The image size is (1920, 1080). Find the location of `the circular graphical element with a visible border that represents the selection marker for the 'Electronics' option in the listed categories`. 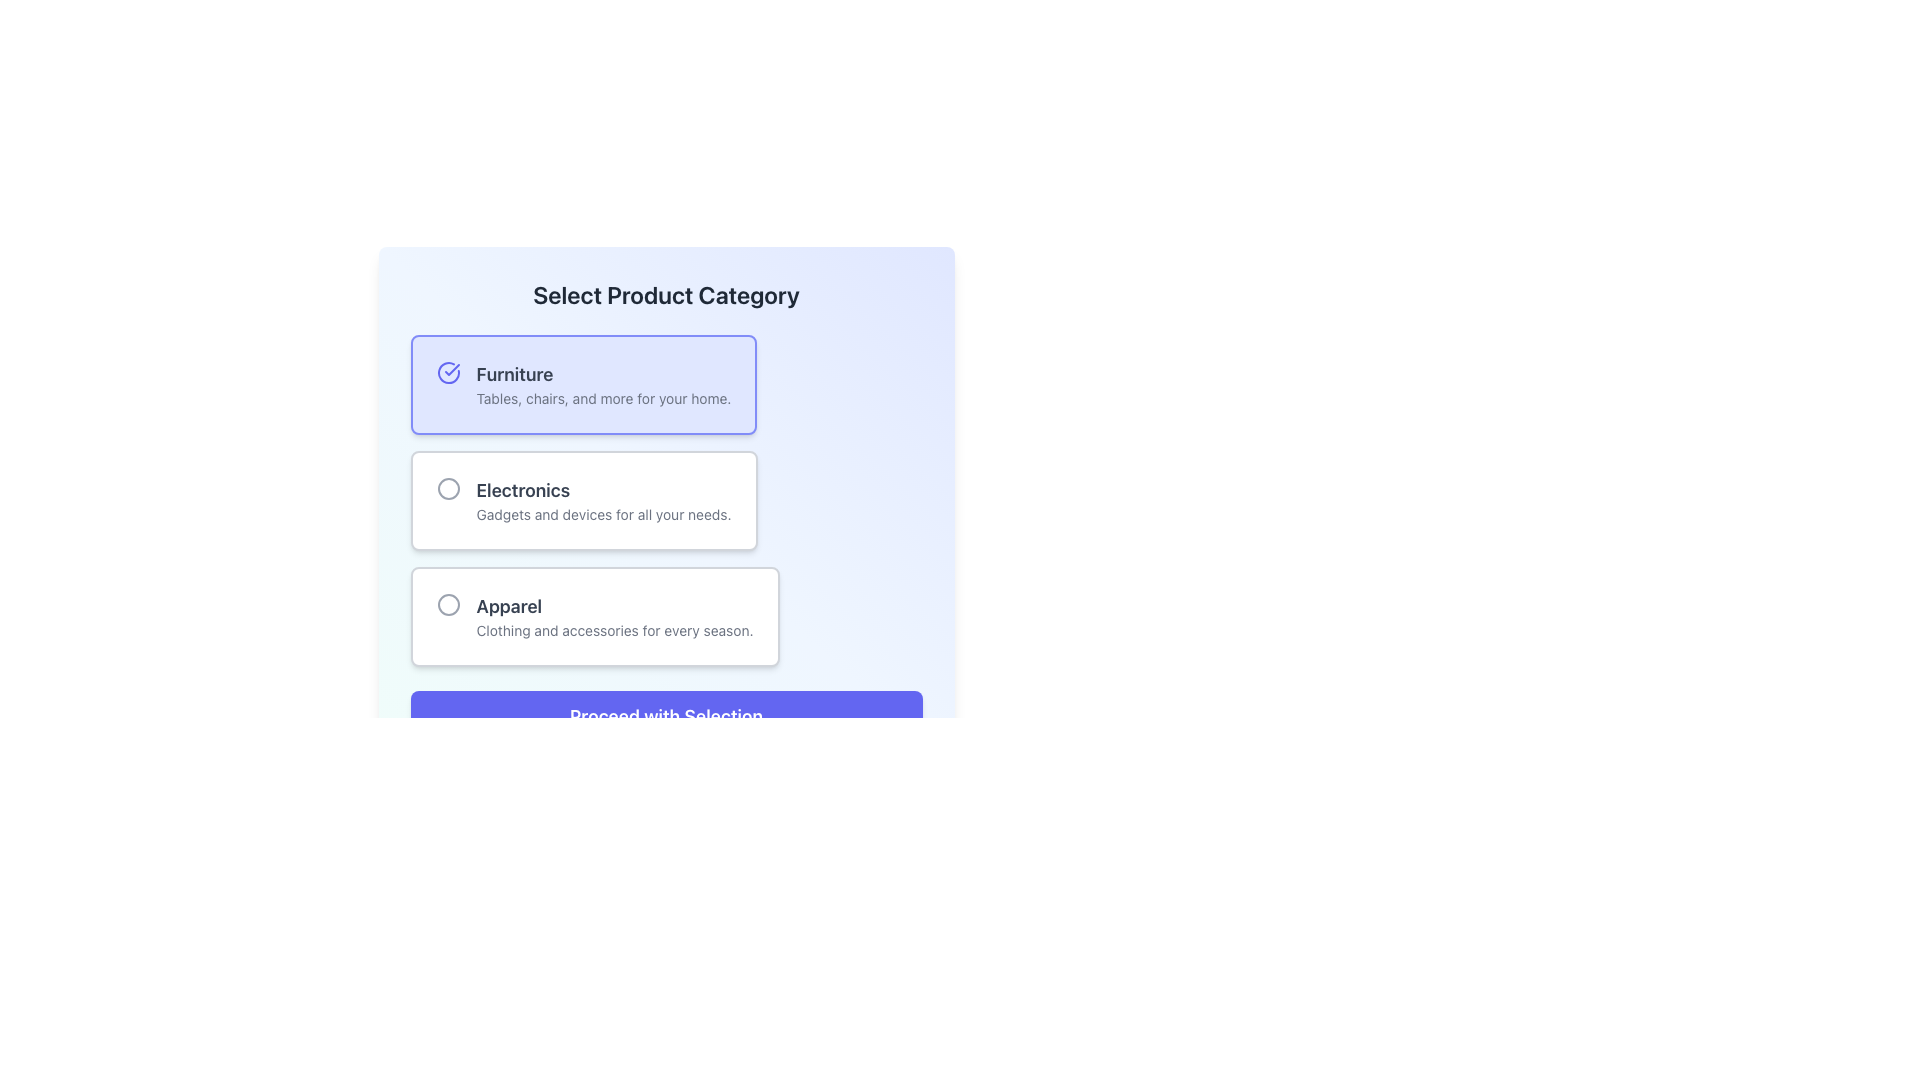

the circular graphical element with a visible border that represents the selection marker for the 'Electronics' option in the listed categories is located at coordinates (447, 489).